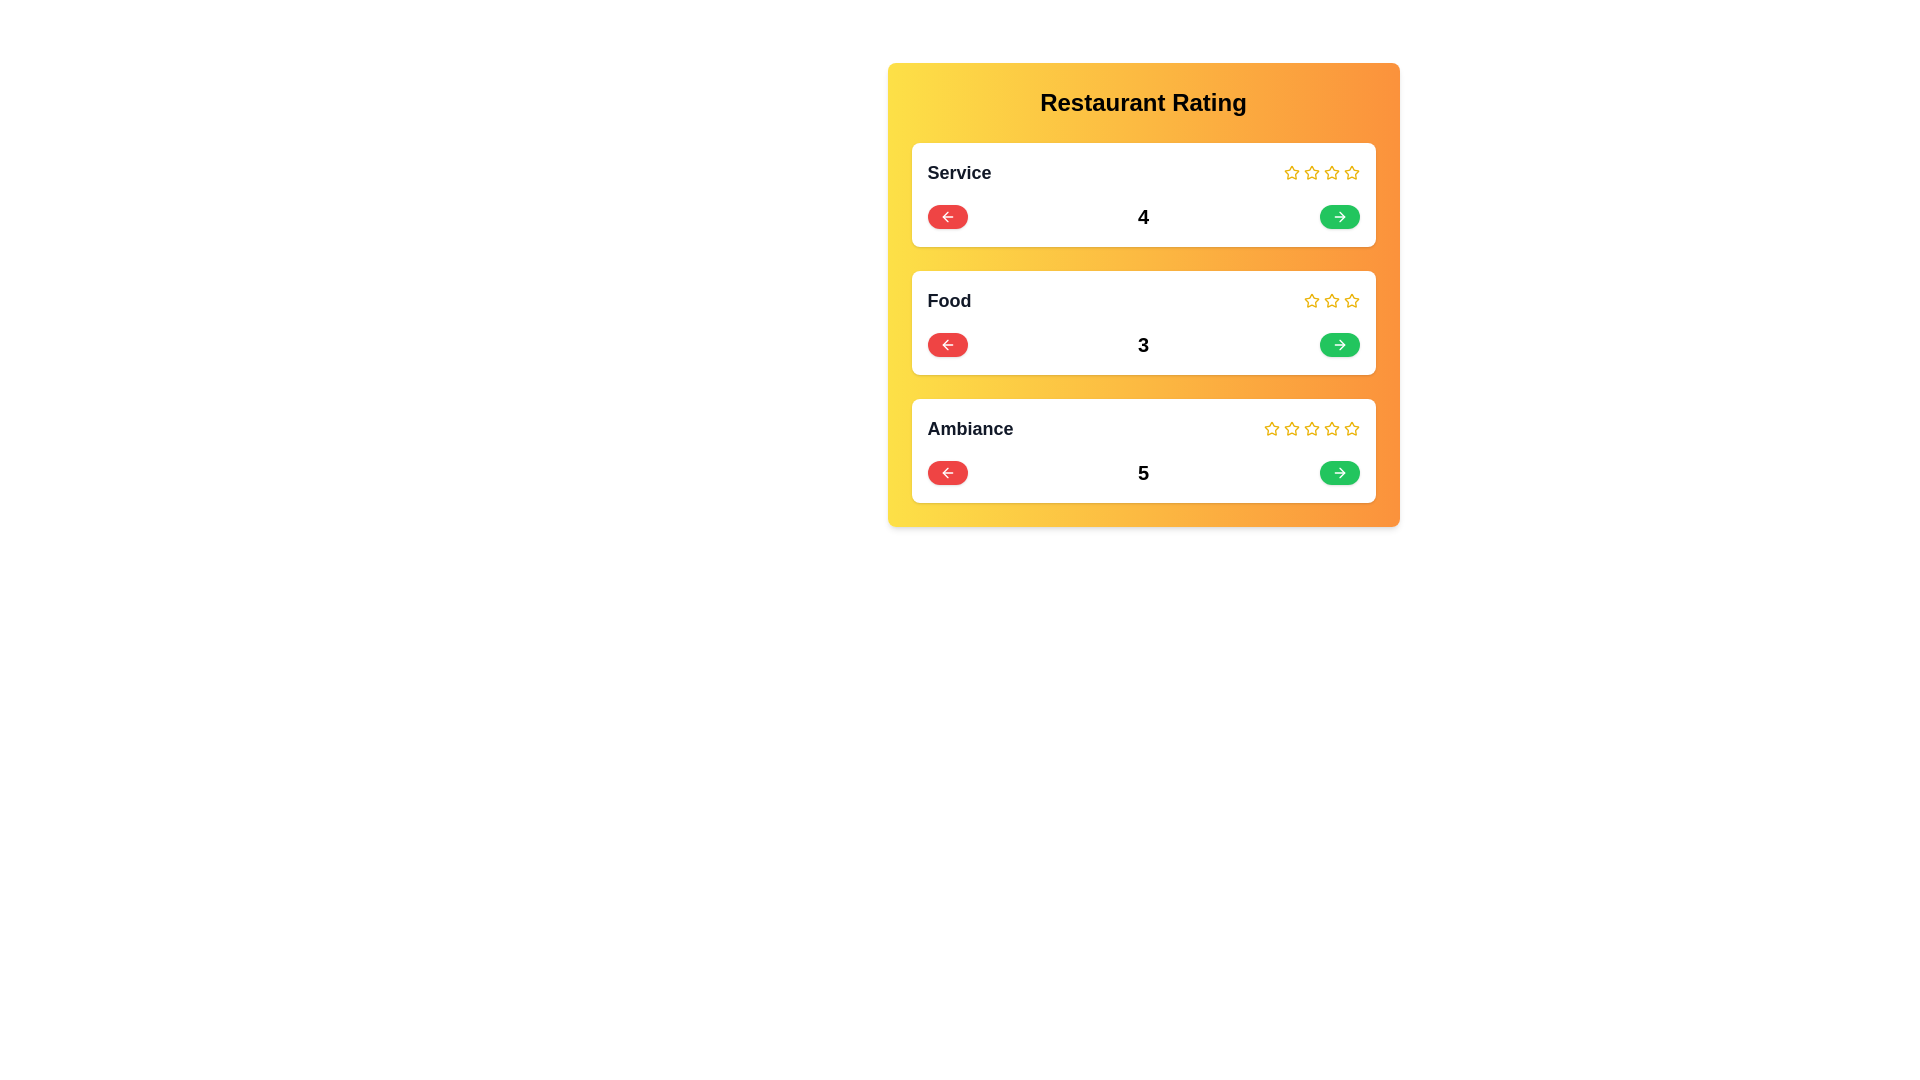 The height and width of the screenshot is (1080, 1920). I want to click on the numeral '4' in the 'Service' row of the rating section, which is styled in a bold font and positioned between a left-pointing red circular button and a right-pointing green circular button, so click(1143, 216).